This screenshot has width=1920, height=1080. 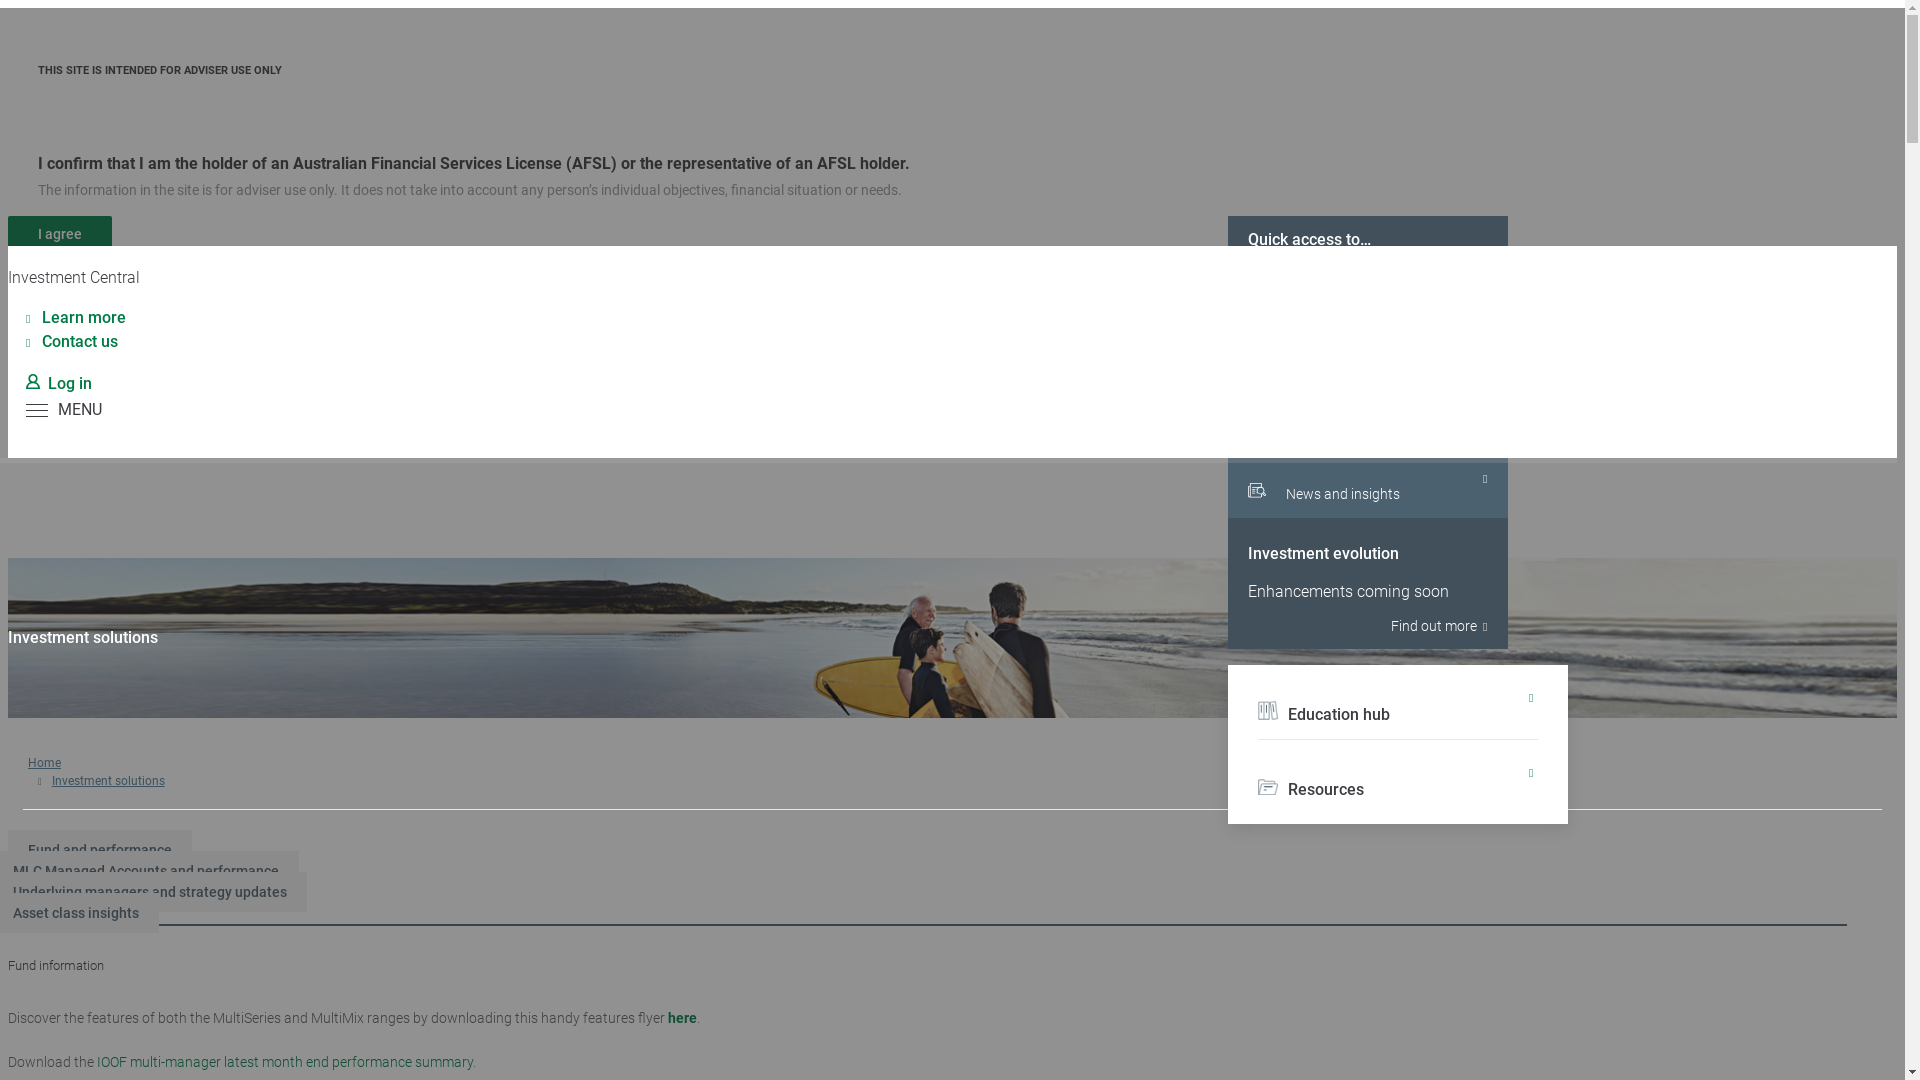 I want to click on 'Investment dashboard', so click(x=1367, y=422).